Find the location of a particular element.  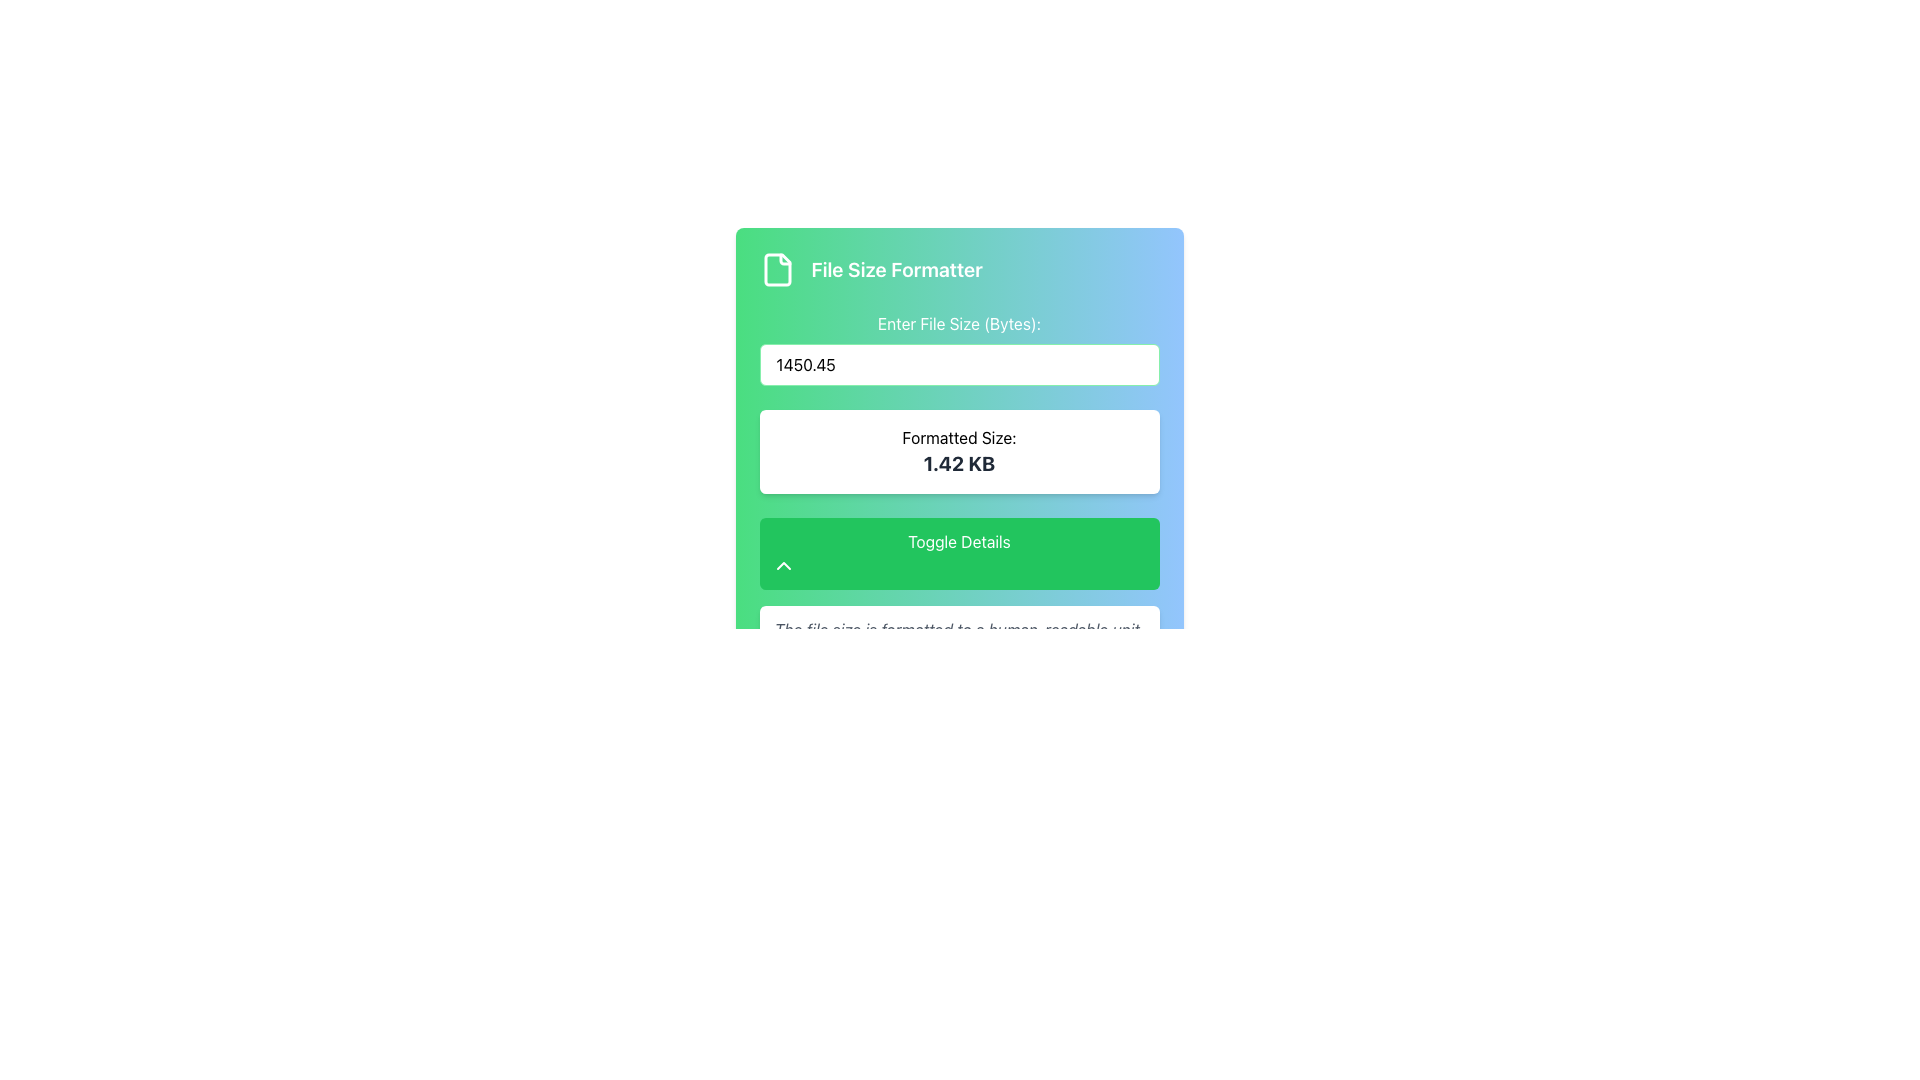

the title/header element that indicates the purpose of the form related to file size formatting is located at coordinates (958, 270).